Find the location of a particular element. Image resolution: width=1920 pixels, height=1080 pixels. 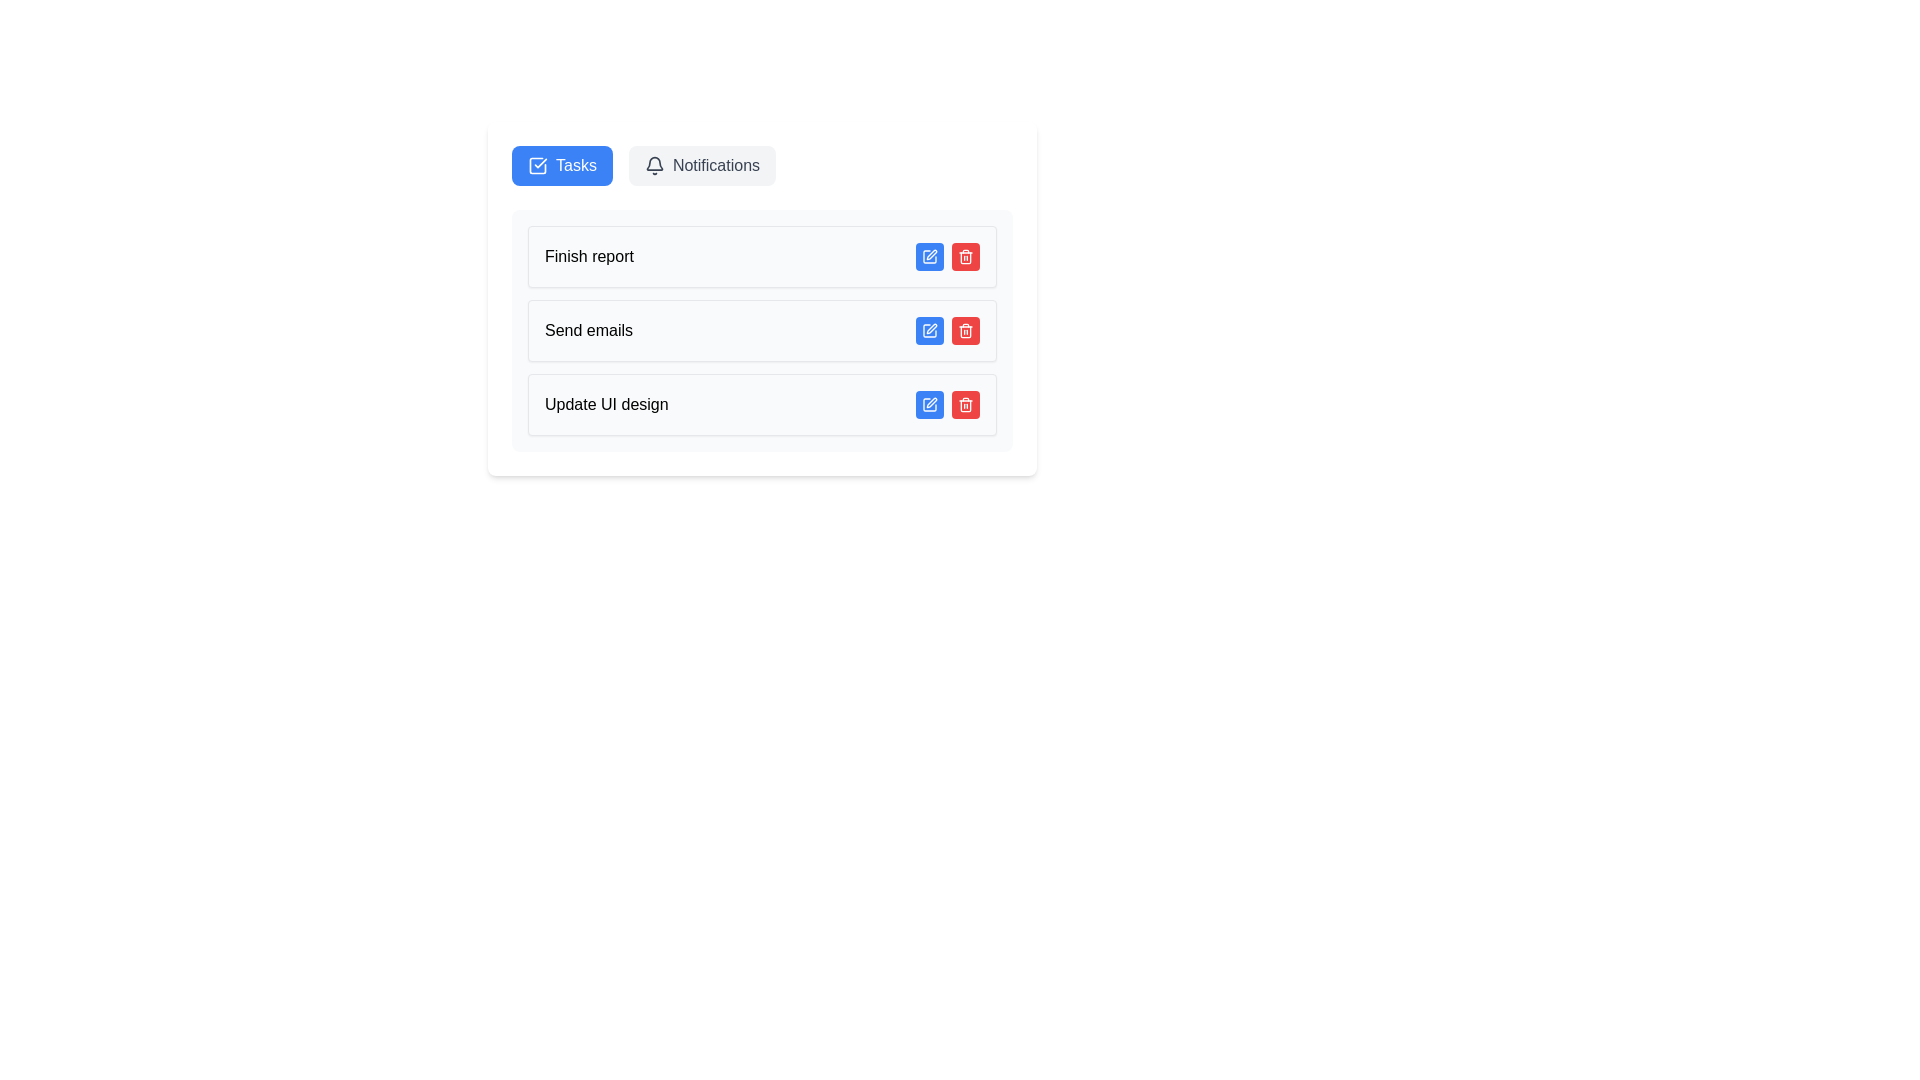

the delete button located in the group of buttons on the right side of the 'Send emails' task item row, which is the second button following a blue pen icon, to trigger a visual response is located at coordinates (965, 330).